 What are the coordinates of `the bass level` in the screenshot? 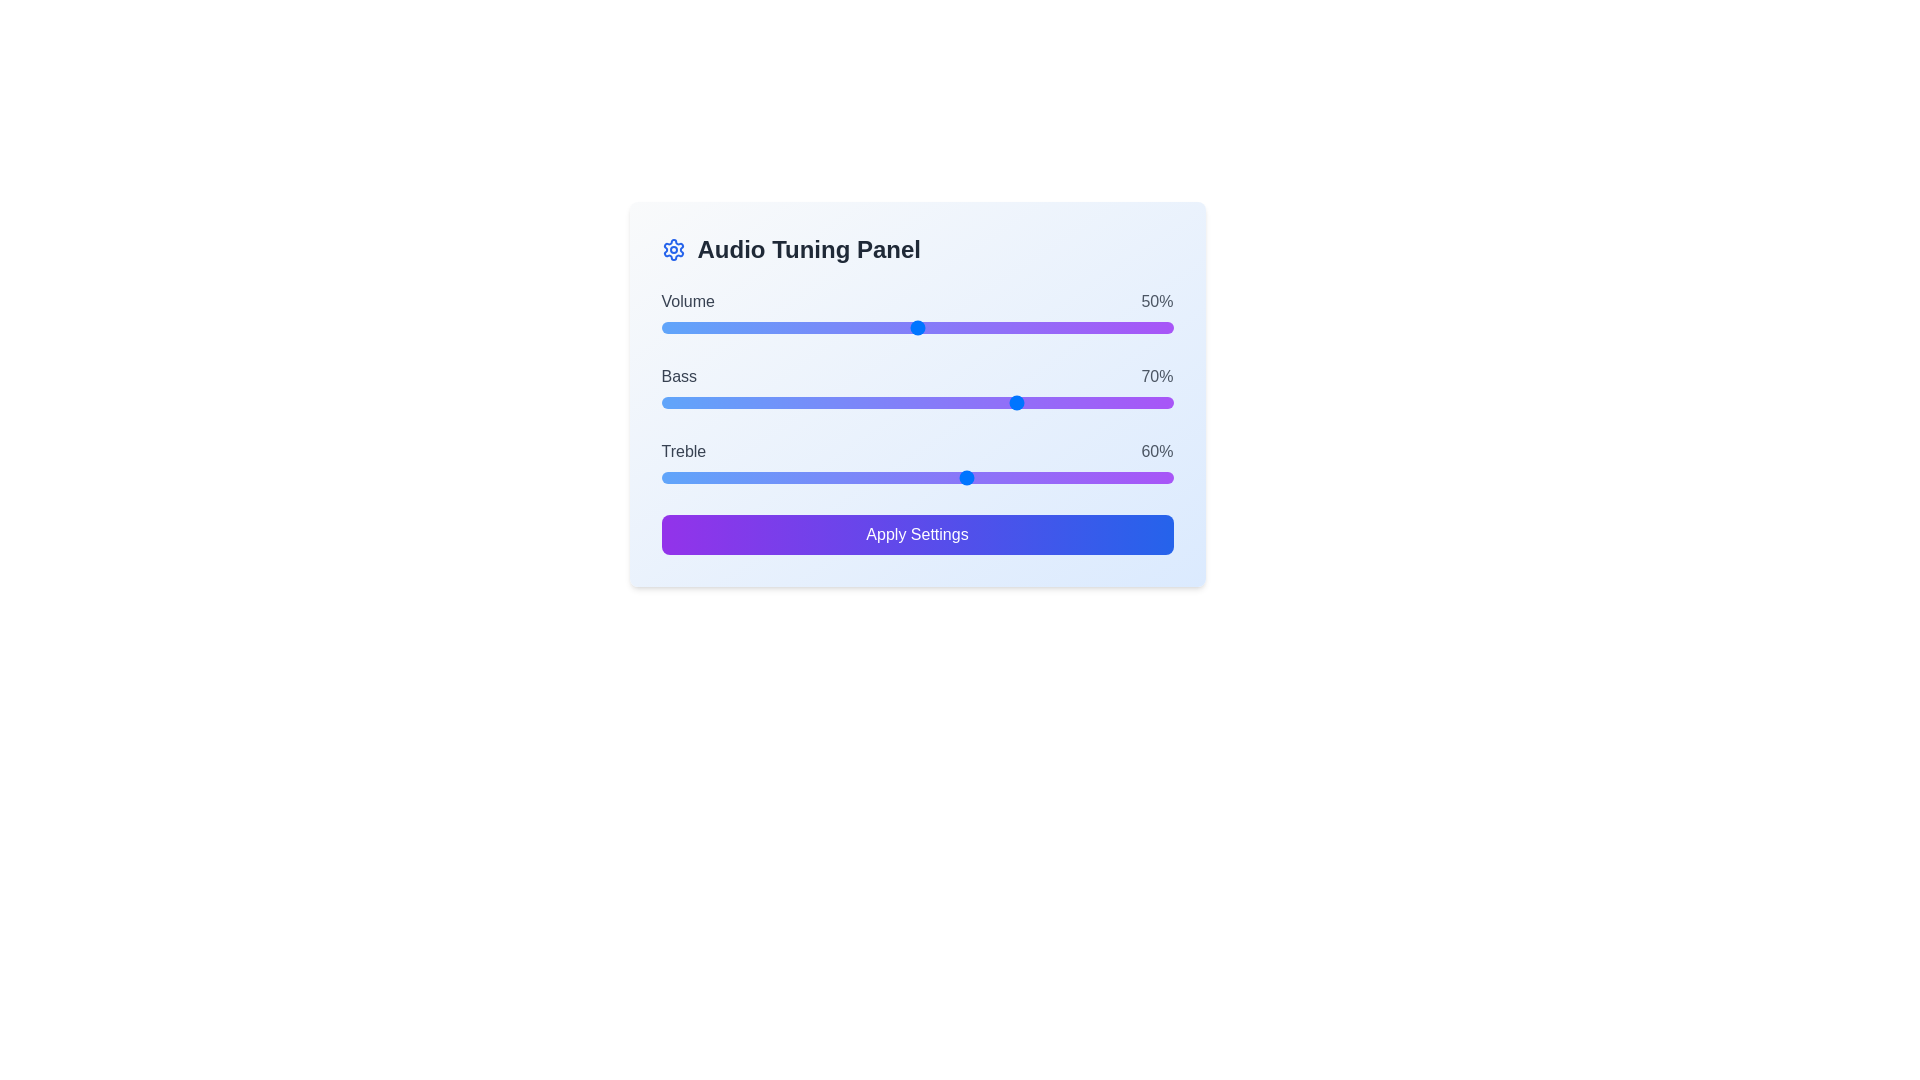 It's located at (671, 402).